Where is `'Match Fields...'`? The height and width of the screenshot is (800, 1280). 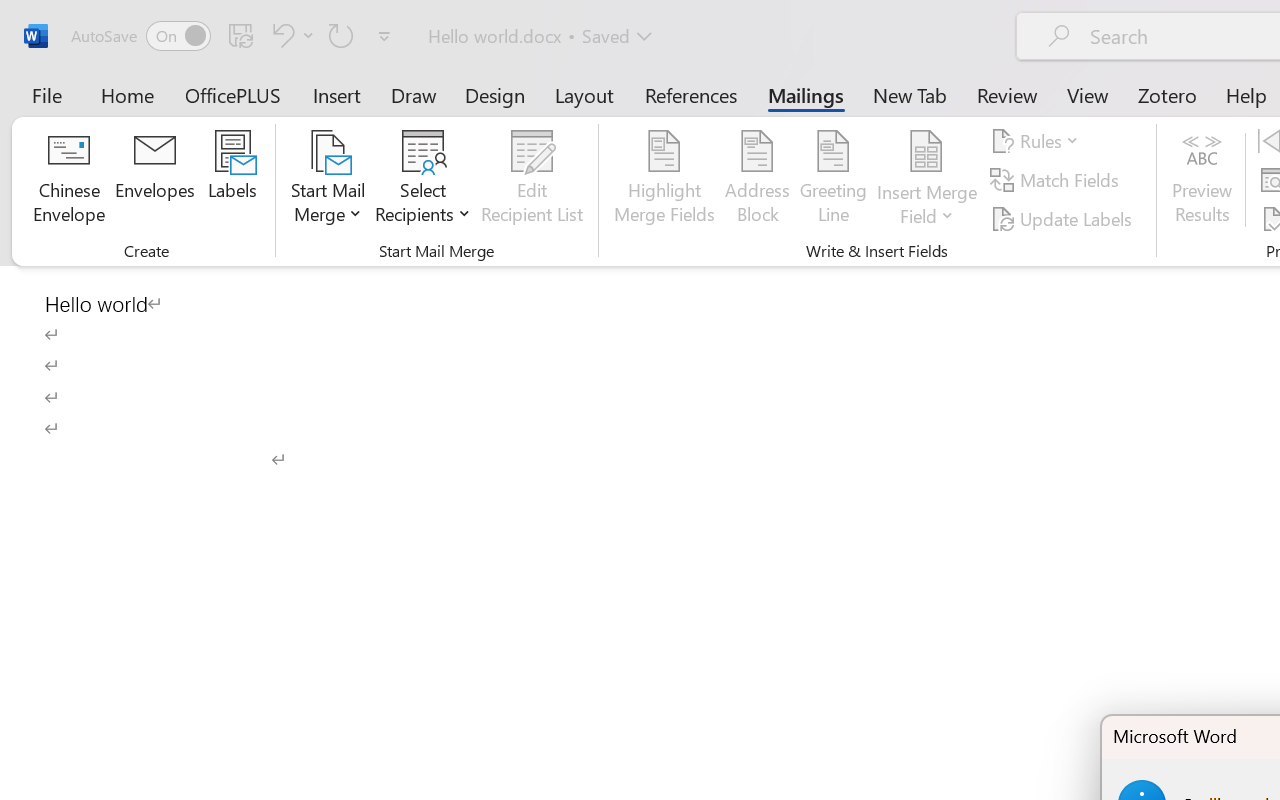
'Match Fields...' is located at coordinates (1056, 179).